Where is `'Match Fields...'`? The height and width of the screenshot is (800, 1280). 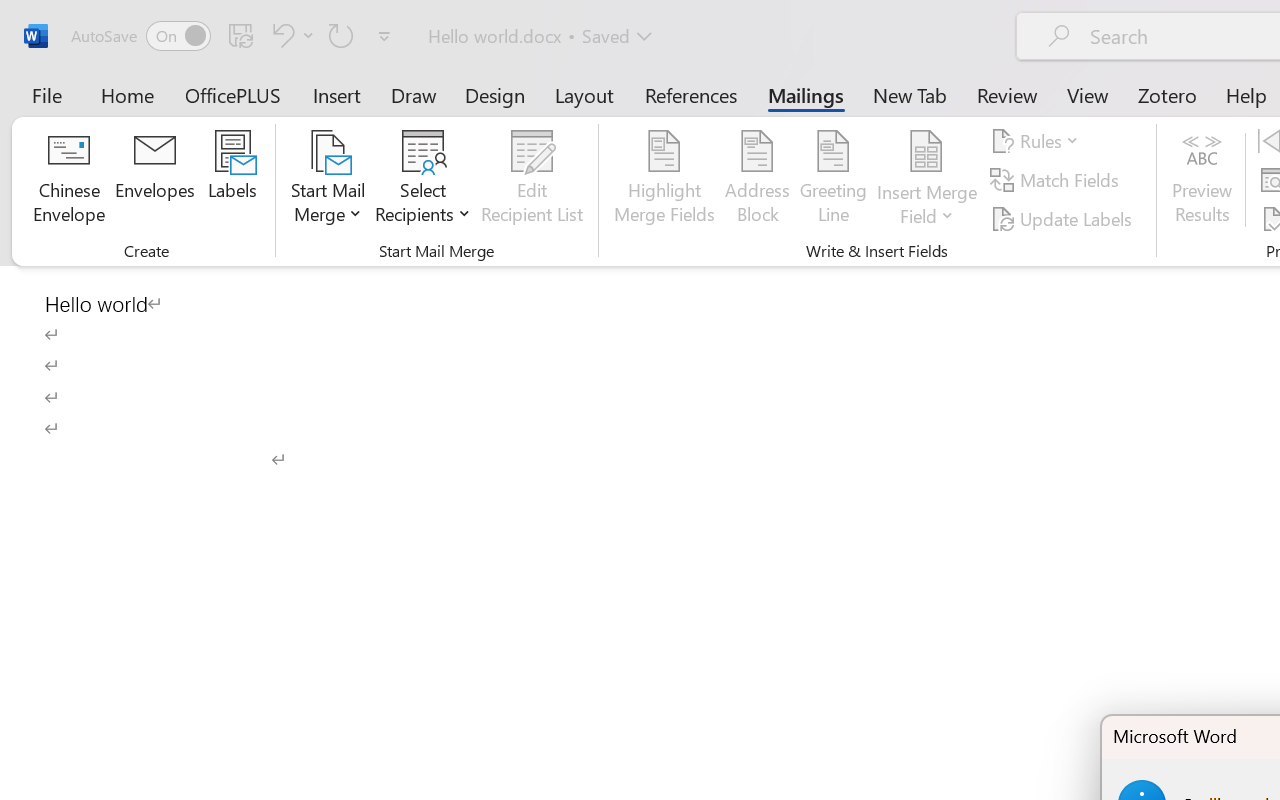
'Match Fields...' is located at coordinates (1056, 179).